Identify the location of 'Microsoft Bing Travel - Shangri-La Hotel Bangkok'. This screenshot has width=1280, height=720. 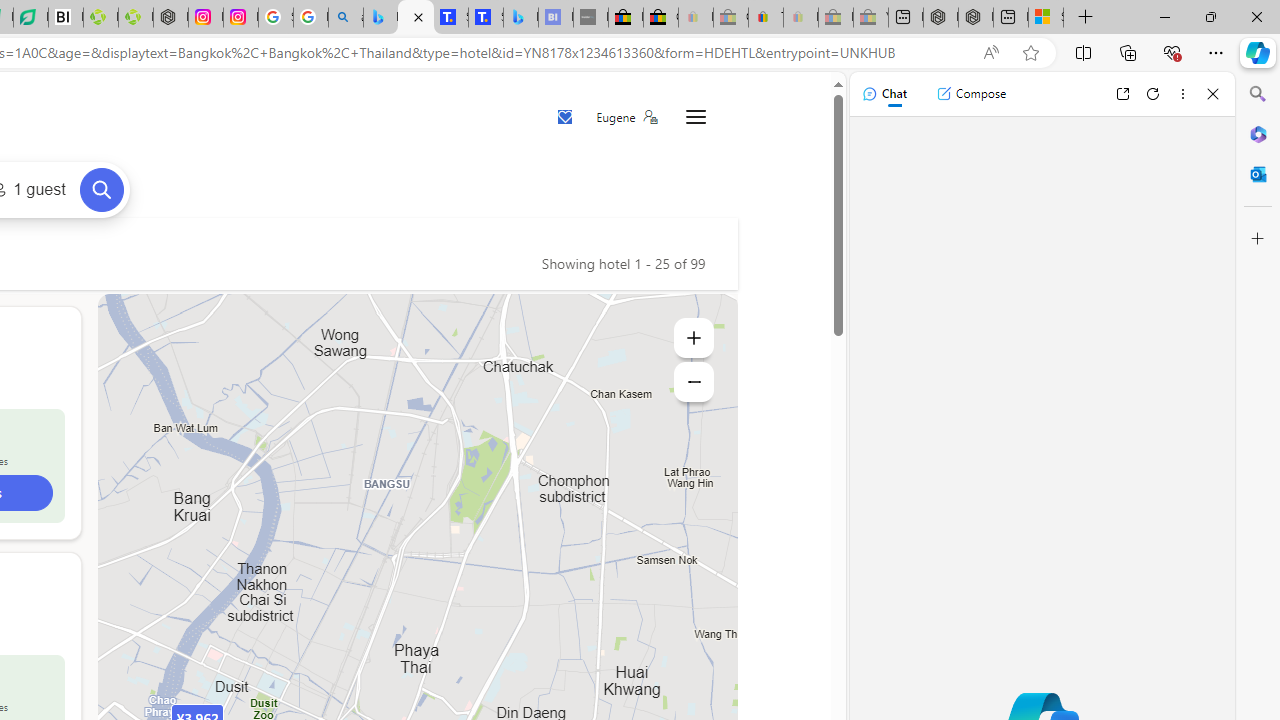
(520, 17).